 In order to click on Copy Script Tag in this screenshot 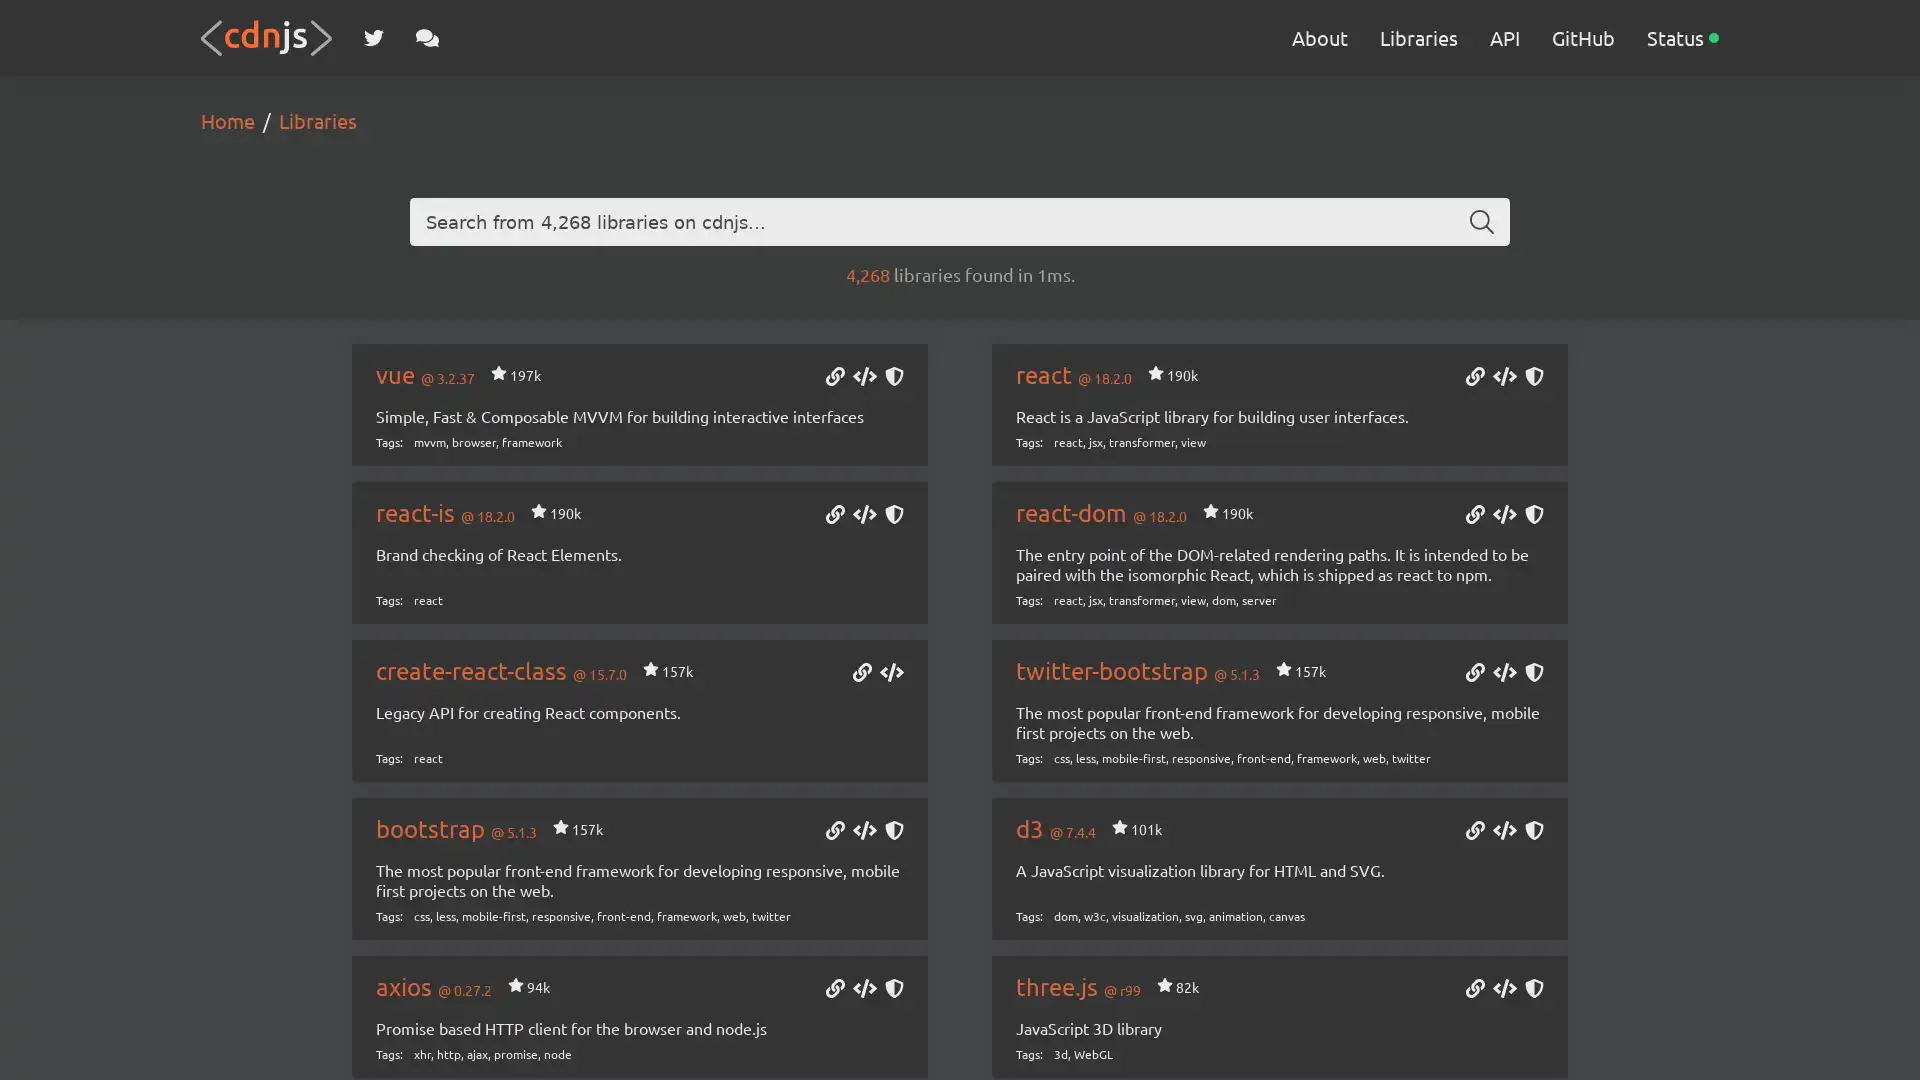, I will do `click(1503, 515)`.